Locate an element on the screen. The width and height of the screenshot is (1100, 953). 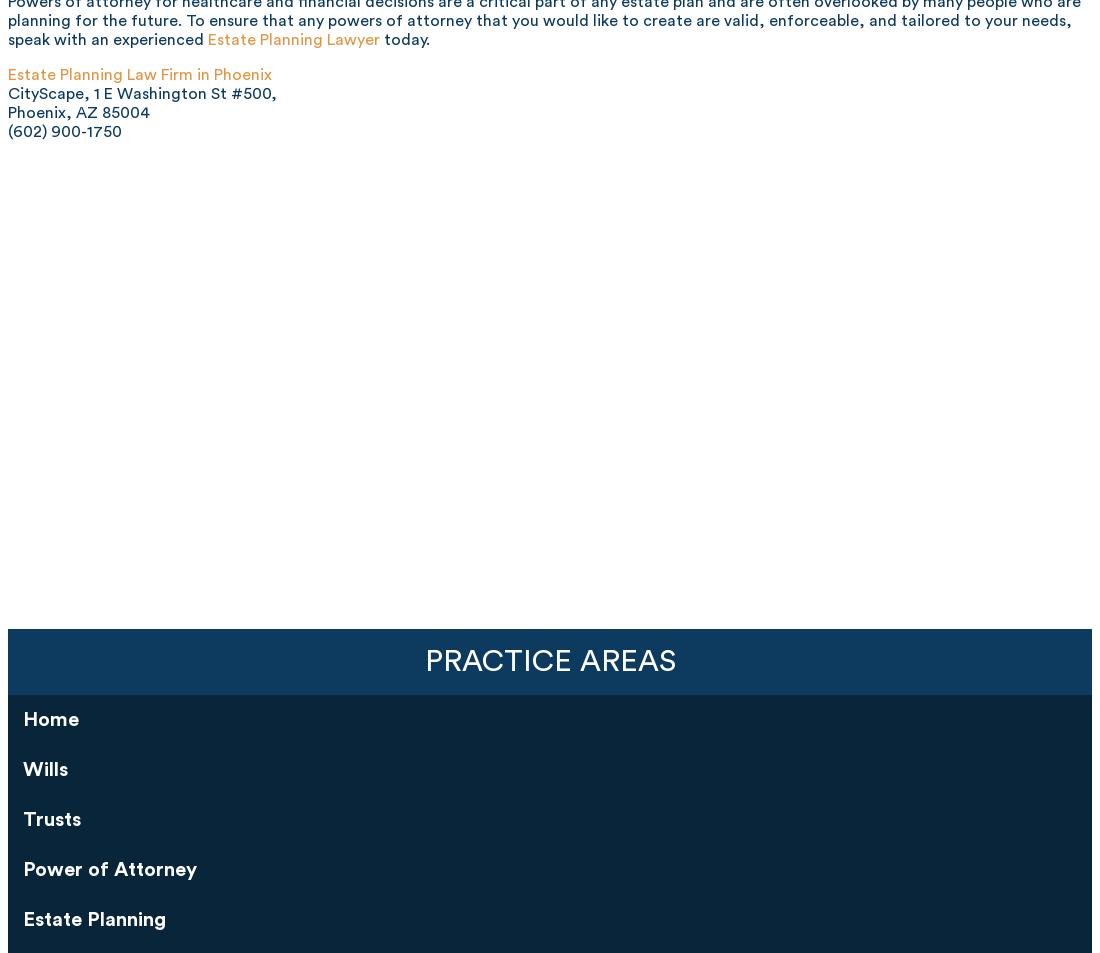
'CityScape, 1 E Washington St #500,' is located at coordinates (7, 92).